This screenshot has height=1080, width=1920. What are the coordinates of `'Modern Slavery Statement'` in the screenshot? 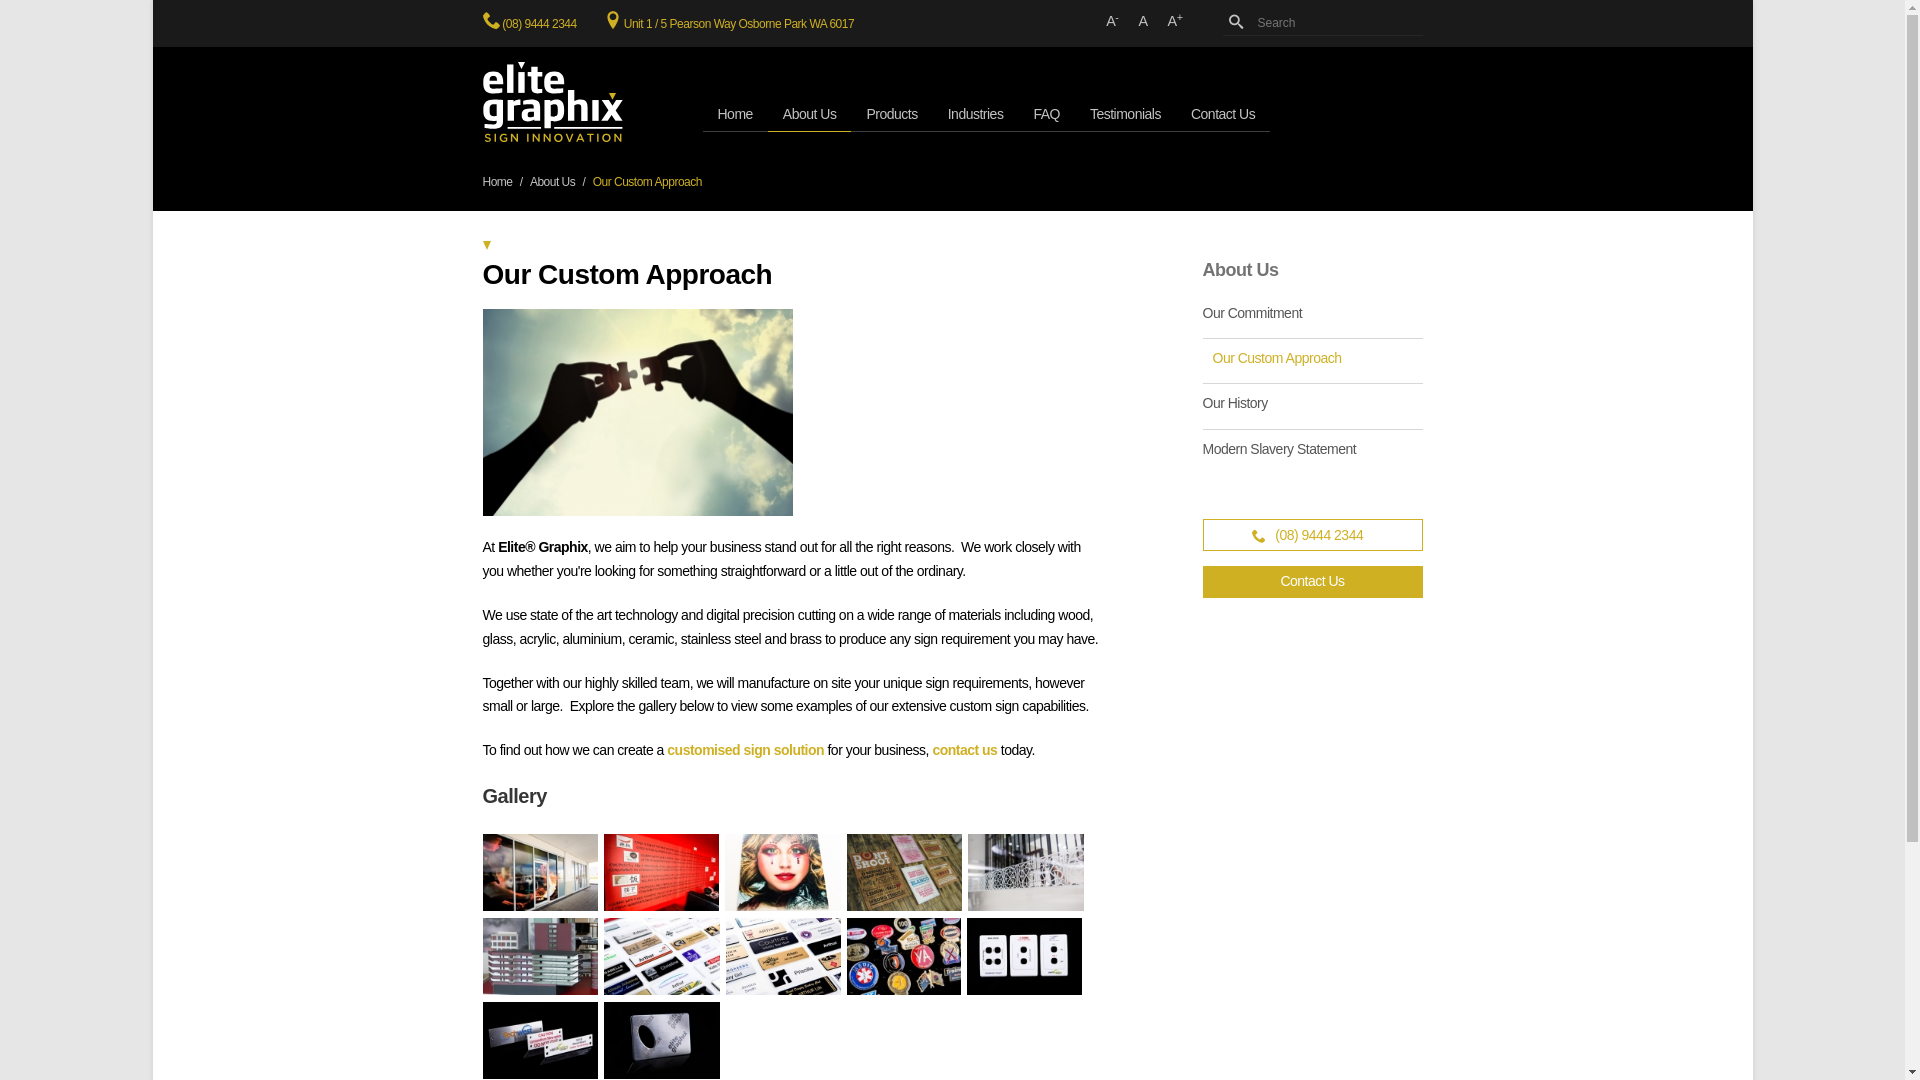 It's located at (1311, 447).